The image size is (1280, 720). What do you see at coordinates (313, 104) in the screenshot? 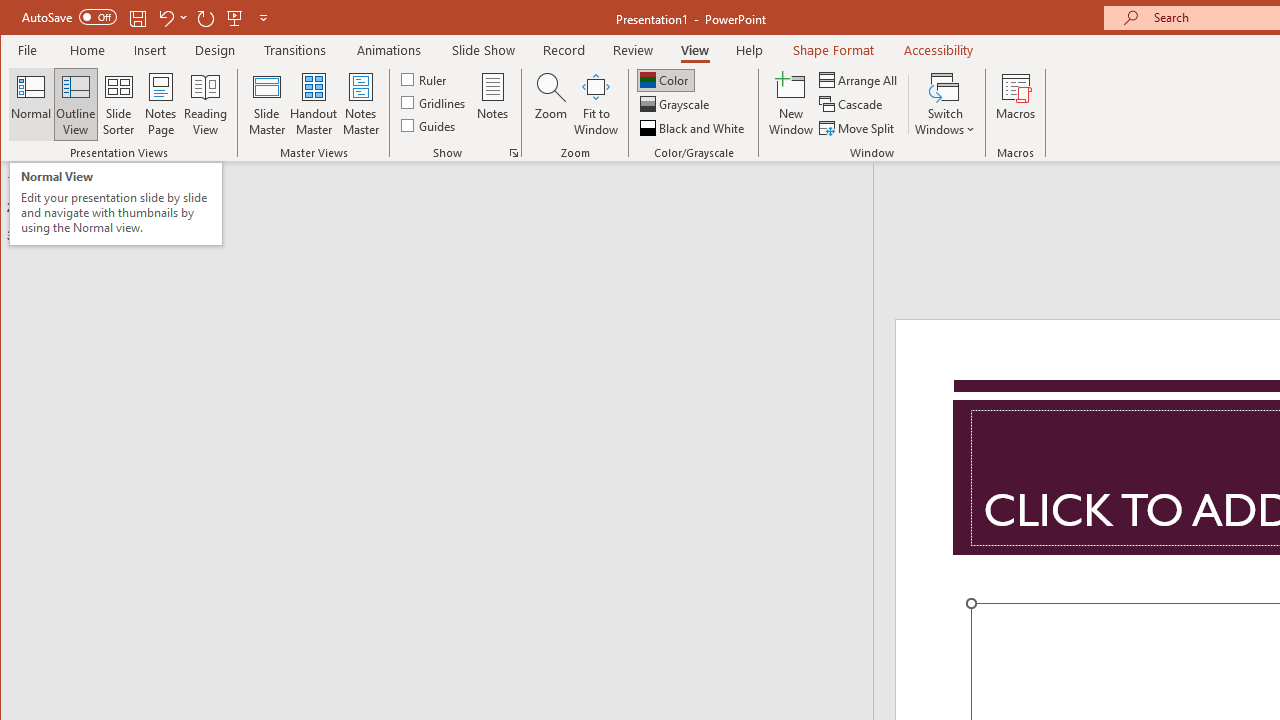
I see `'Handout Master'` at bounding box center [313, 104].